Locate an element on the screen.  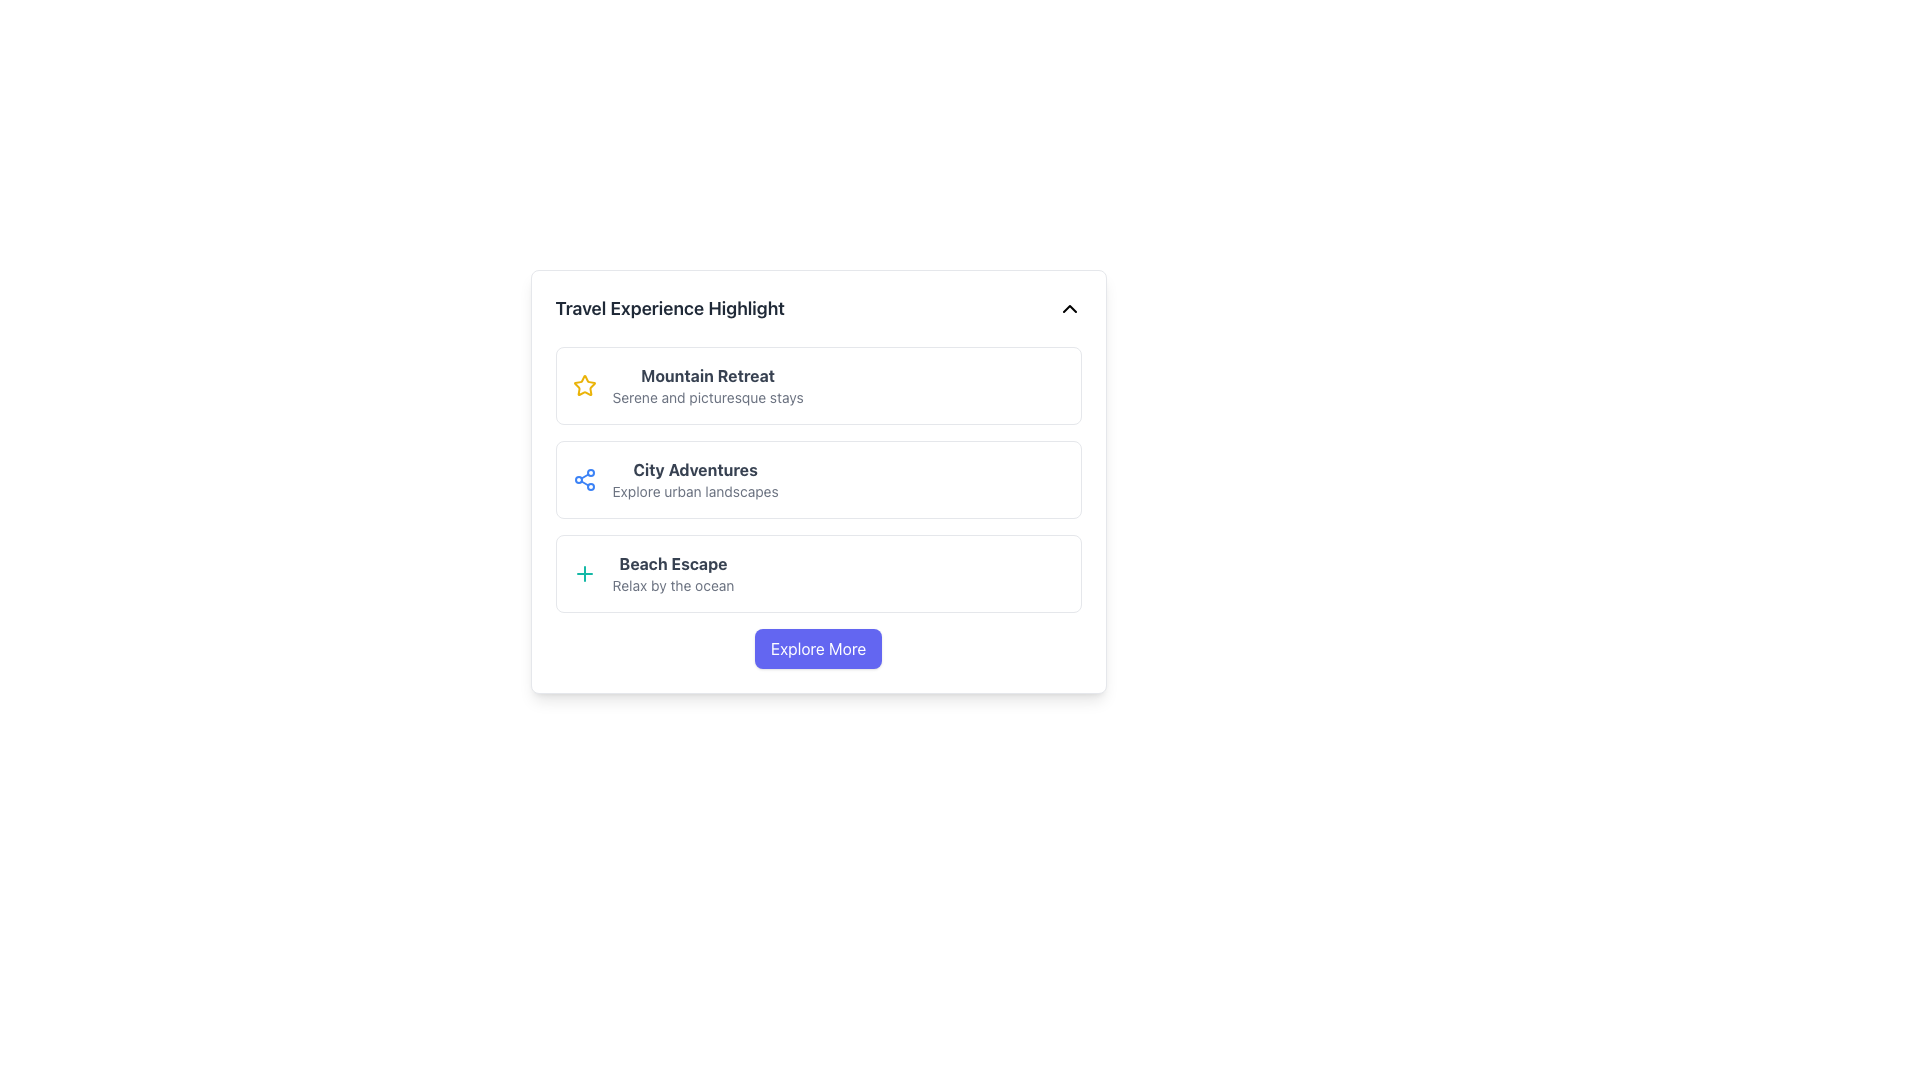
the 'City Adventures' list item is located at coordinates (818, 482).